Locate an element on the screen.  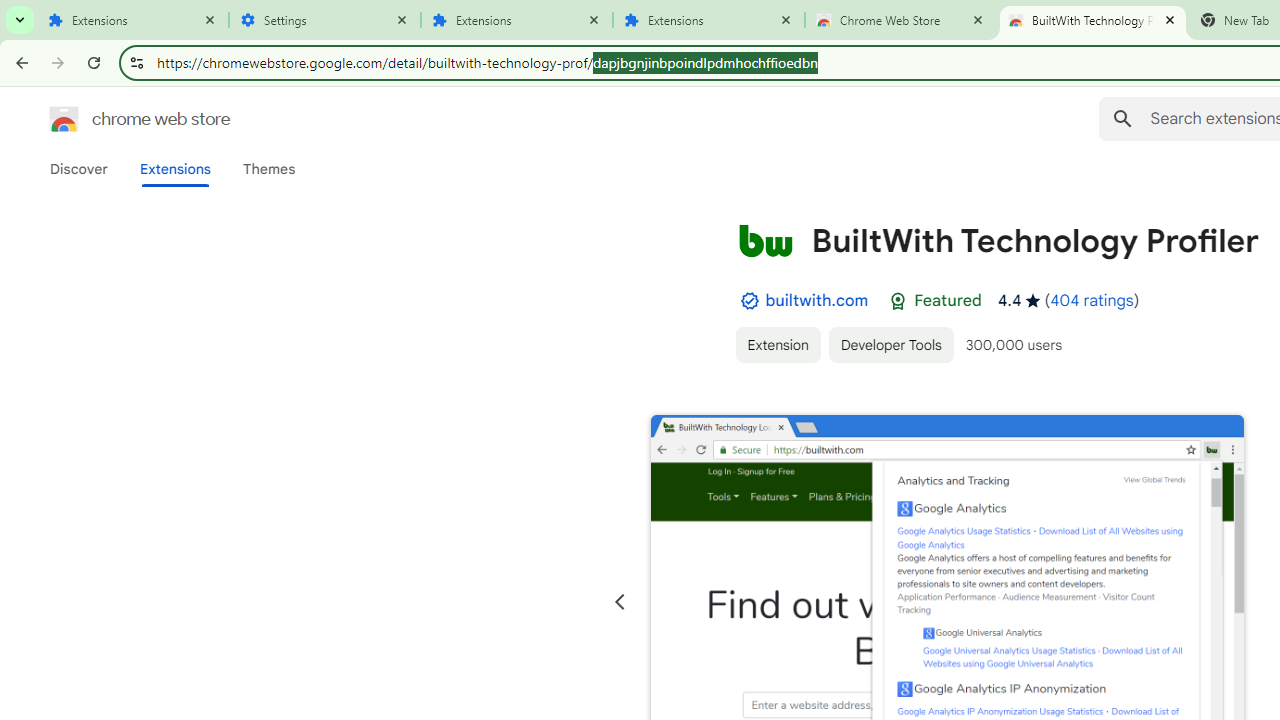
'Chrome Web Store logo' is located at coordinates (64, 119).